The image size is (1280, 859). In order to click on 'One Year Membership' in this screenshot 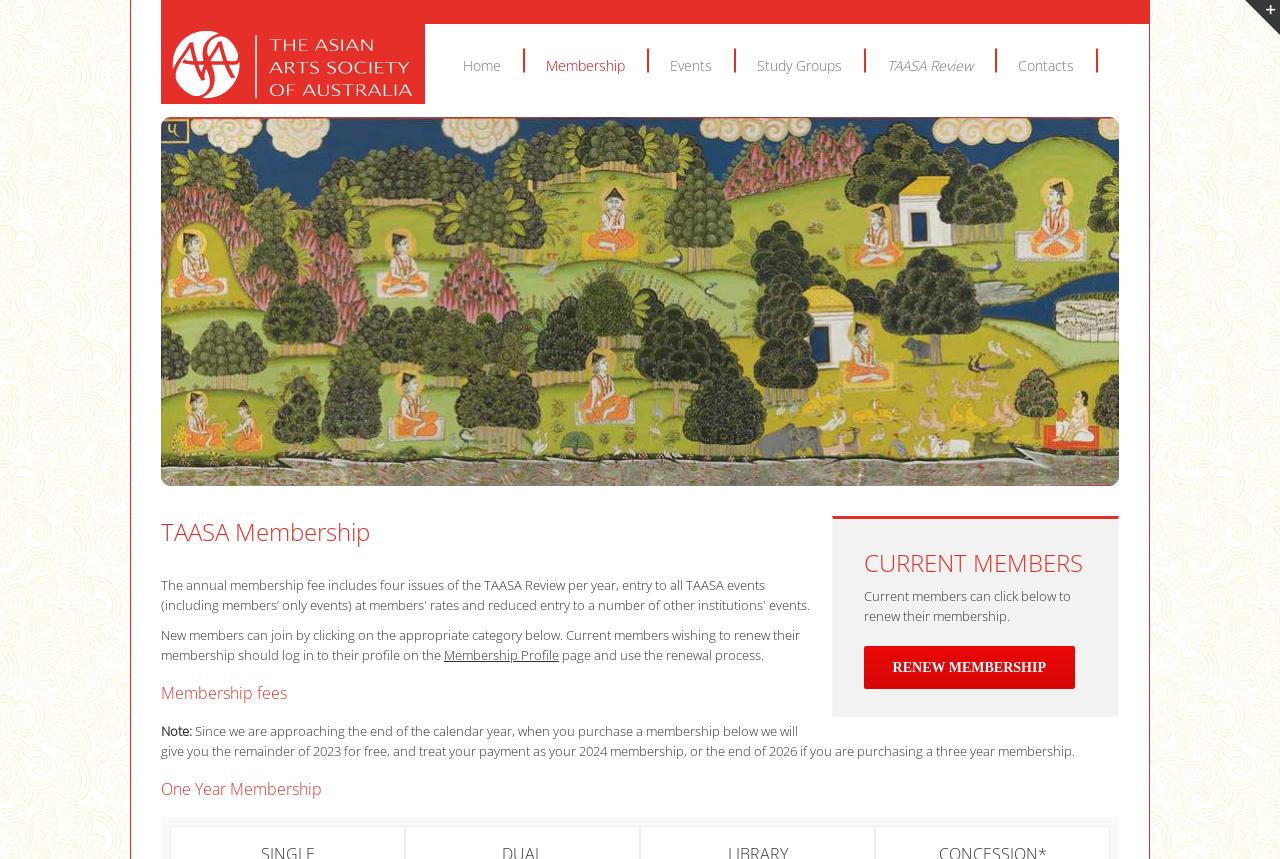, I will do `click(240, 787)`.